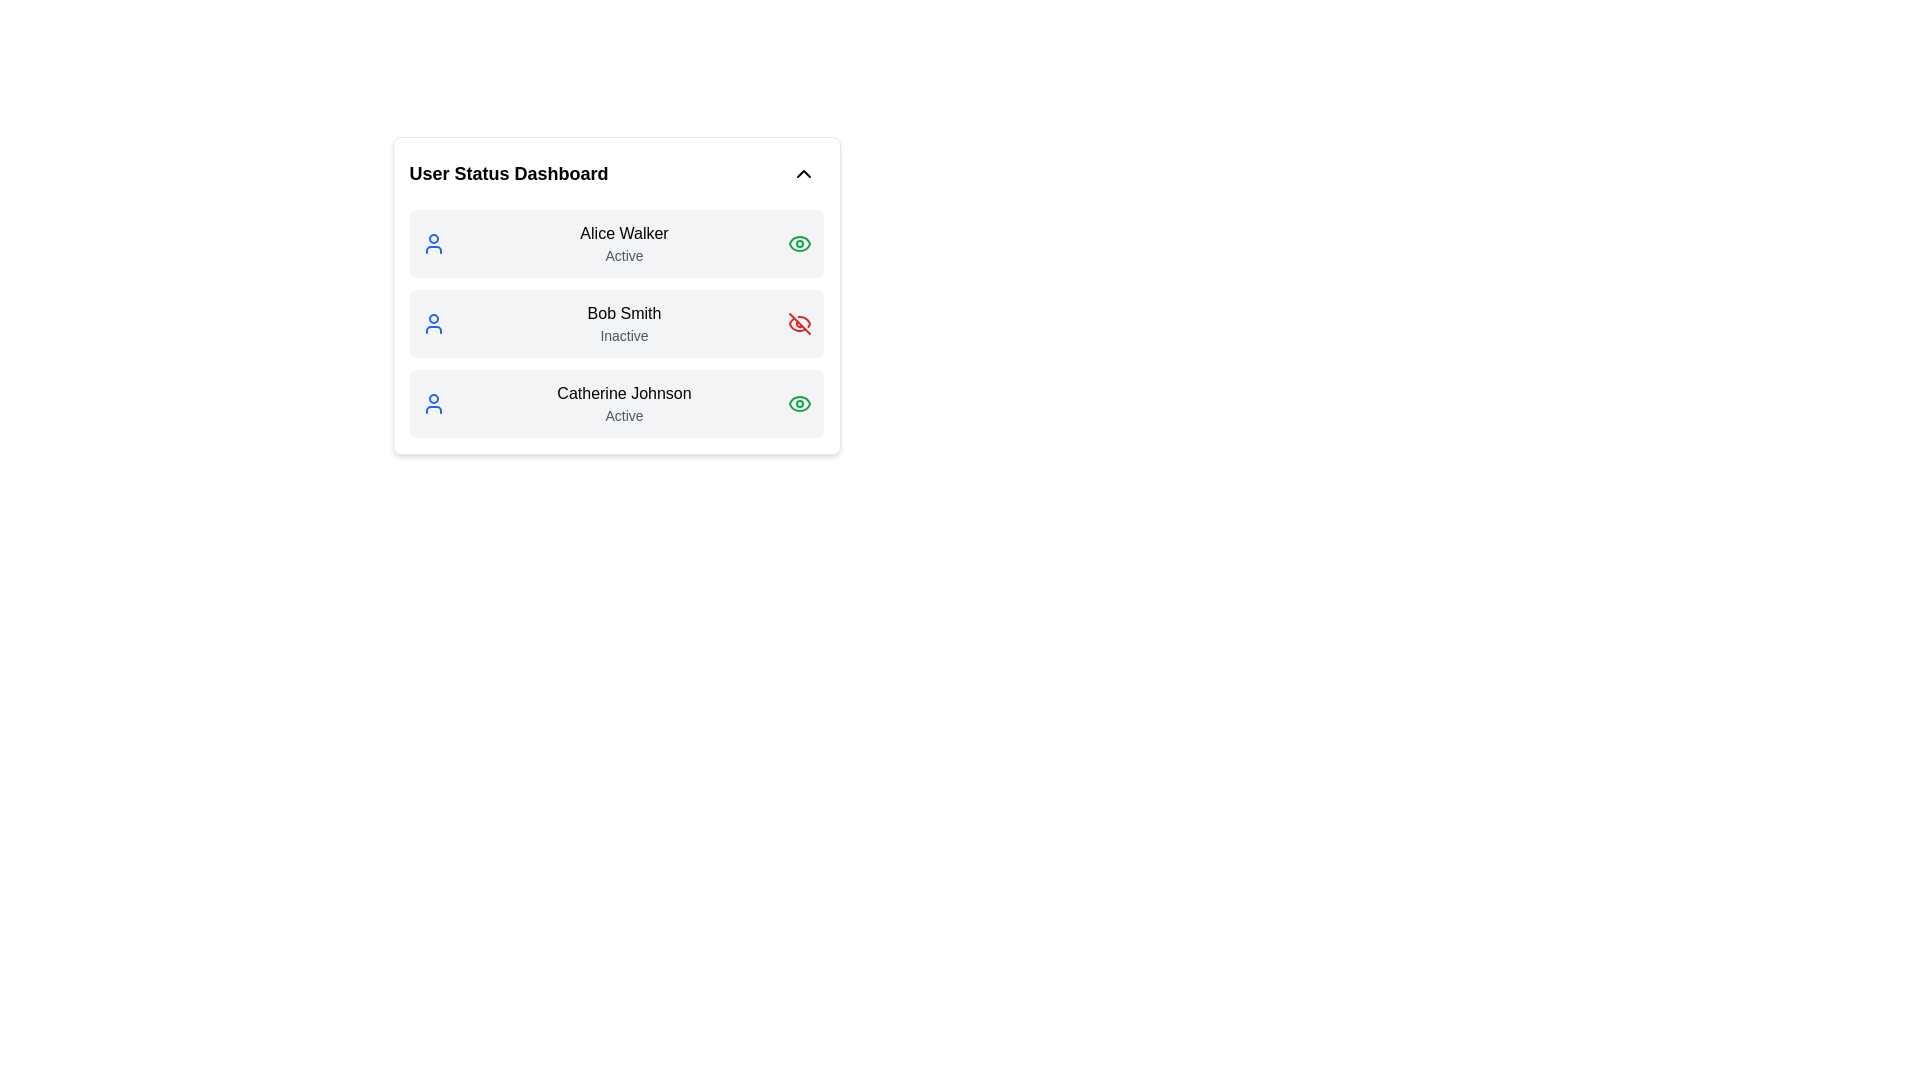 This screenshot has width=1920, height=1080. Describe the element at coordinates (432, 242) in the screenshot. I see `the blue user silhouette icon located before the text 'Alice Walker' in the user status dashboard` at that location.